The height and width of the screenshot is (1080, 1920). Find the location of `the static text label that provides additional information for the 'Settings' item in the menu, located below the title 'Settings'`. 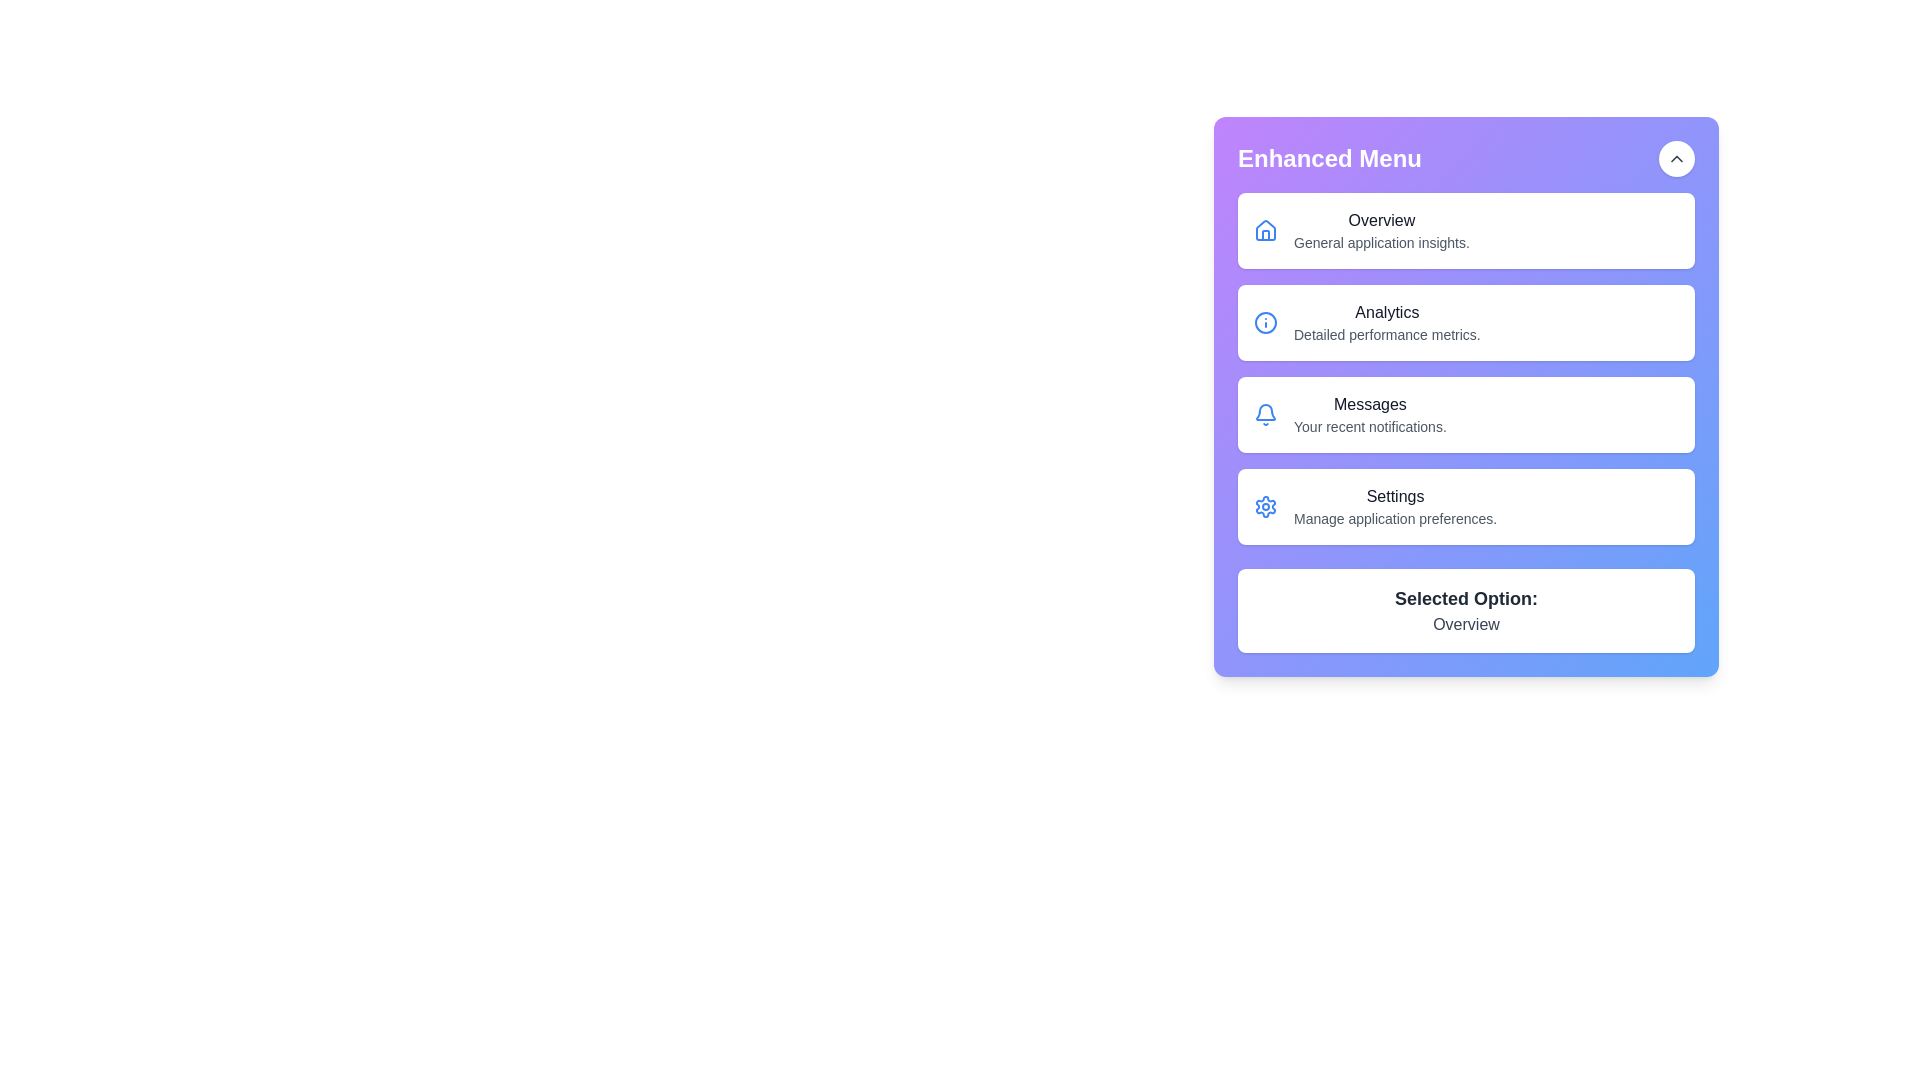

the static text label that provides additional information for the 'Settings' item in the menu, located below the title 'Settings' is located at coordinates (1394, 518).